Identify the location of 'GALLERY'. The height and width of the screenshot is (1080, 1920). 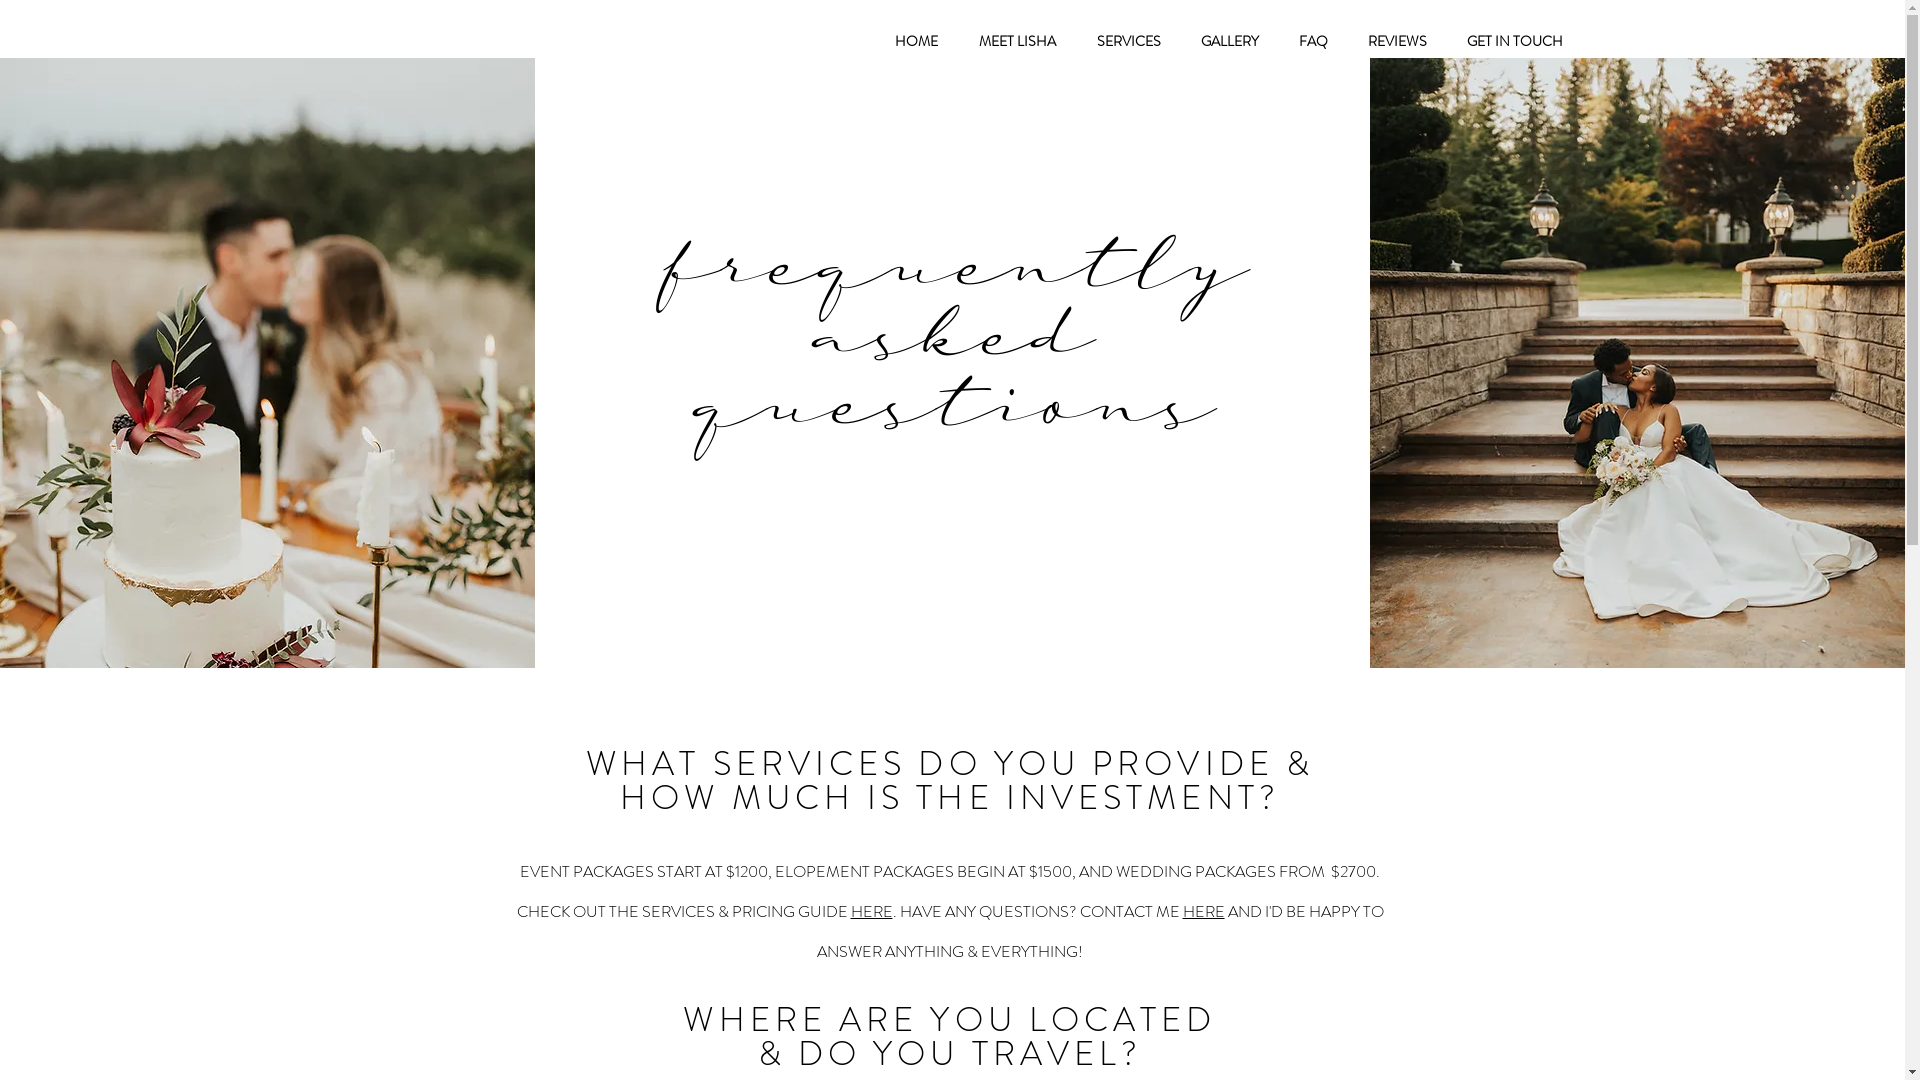
(1227, 41).